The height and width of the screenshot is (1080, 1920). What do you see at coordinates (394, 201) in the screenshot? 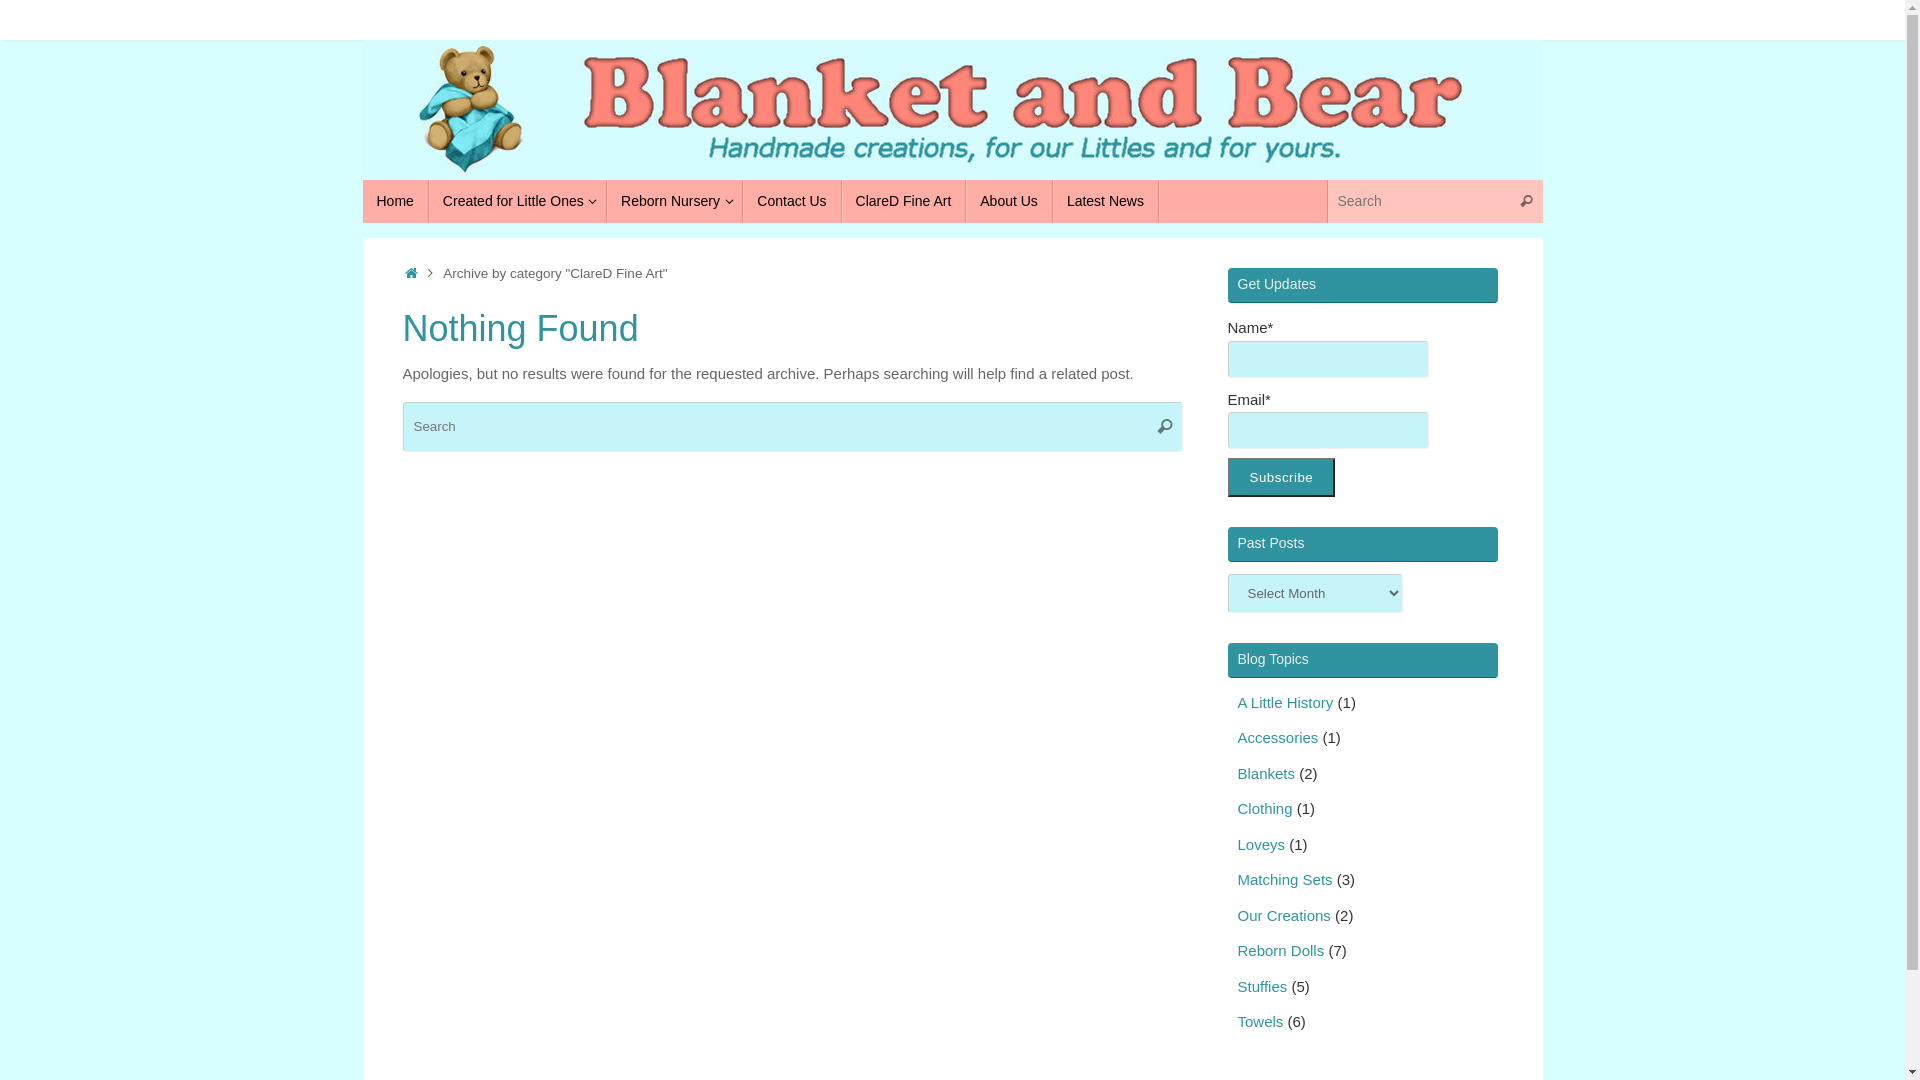
I see `'Home'` at bounding box center [394, 201].